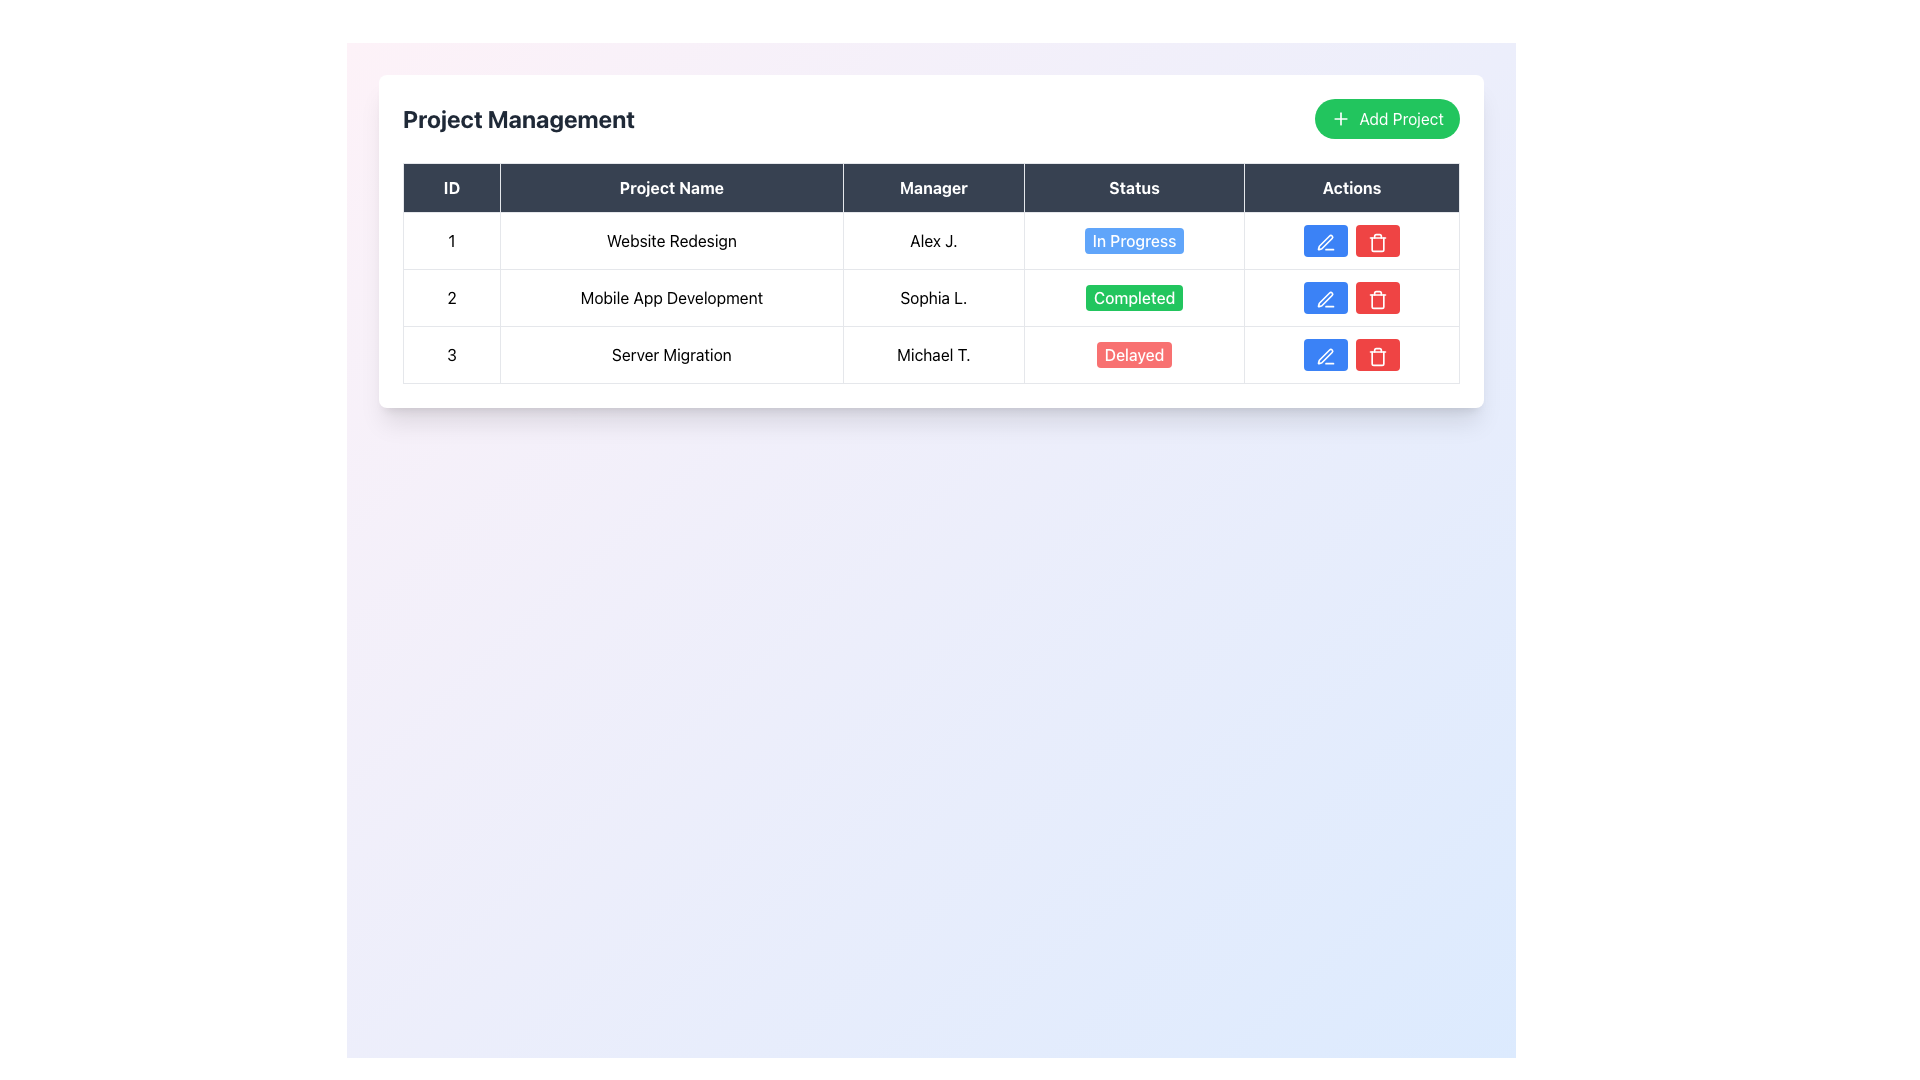  I want to click on the 'Actions' table header cell, which is the last column header in the table, positioned to the far right of the headers labeled 'ID,' 'Project Name,' 'Manager,' and 'Status.', so click(1352, 188).